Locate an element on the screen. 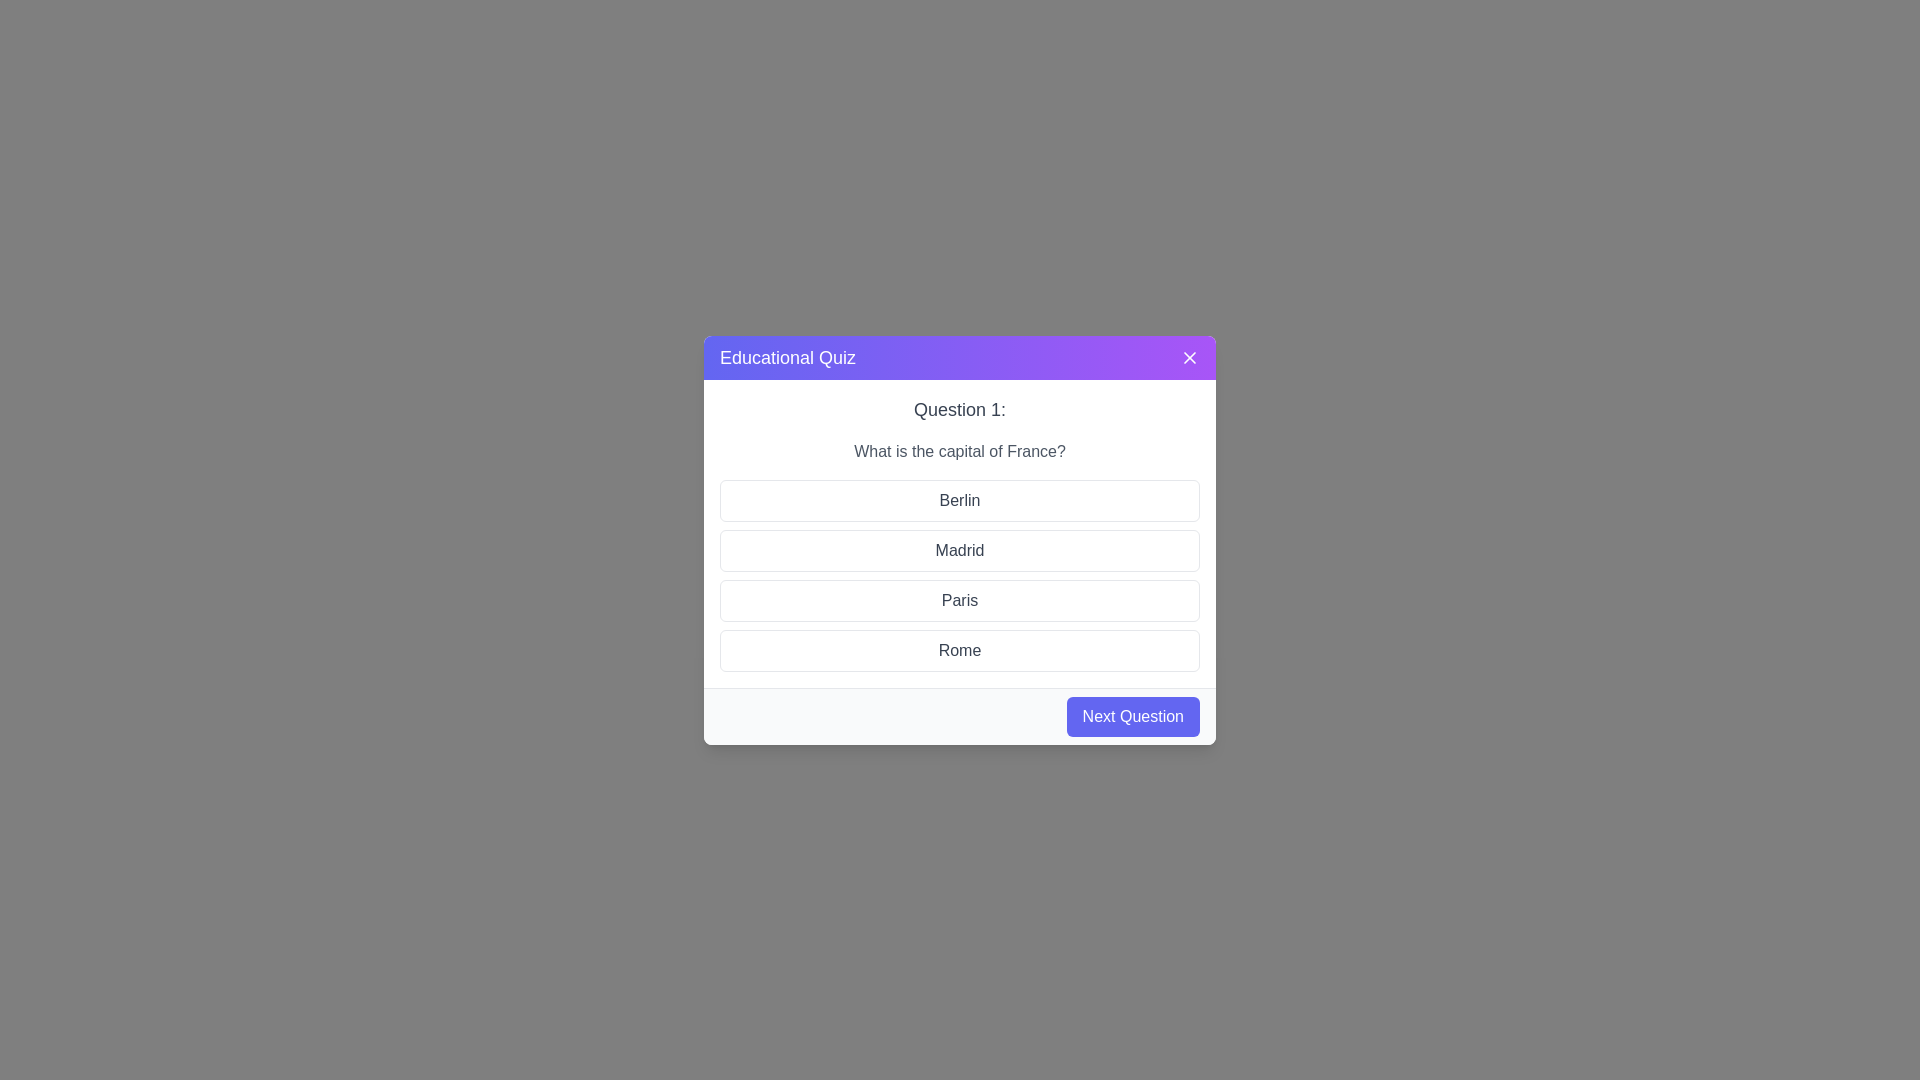  the close button located in the top-right corner of the purple header, next to the 'Educational Quiz' text is located at coordinates (1190, 356).